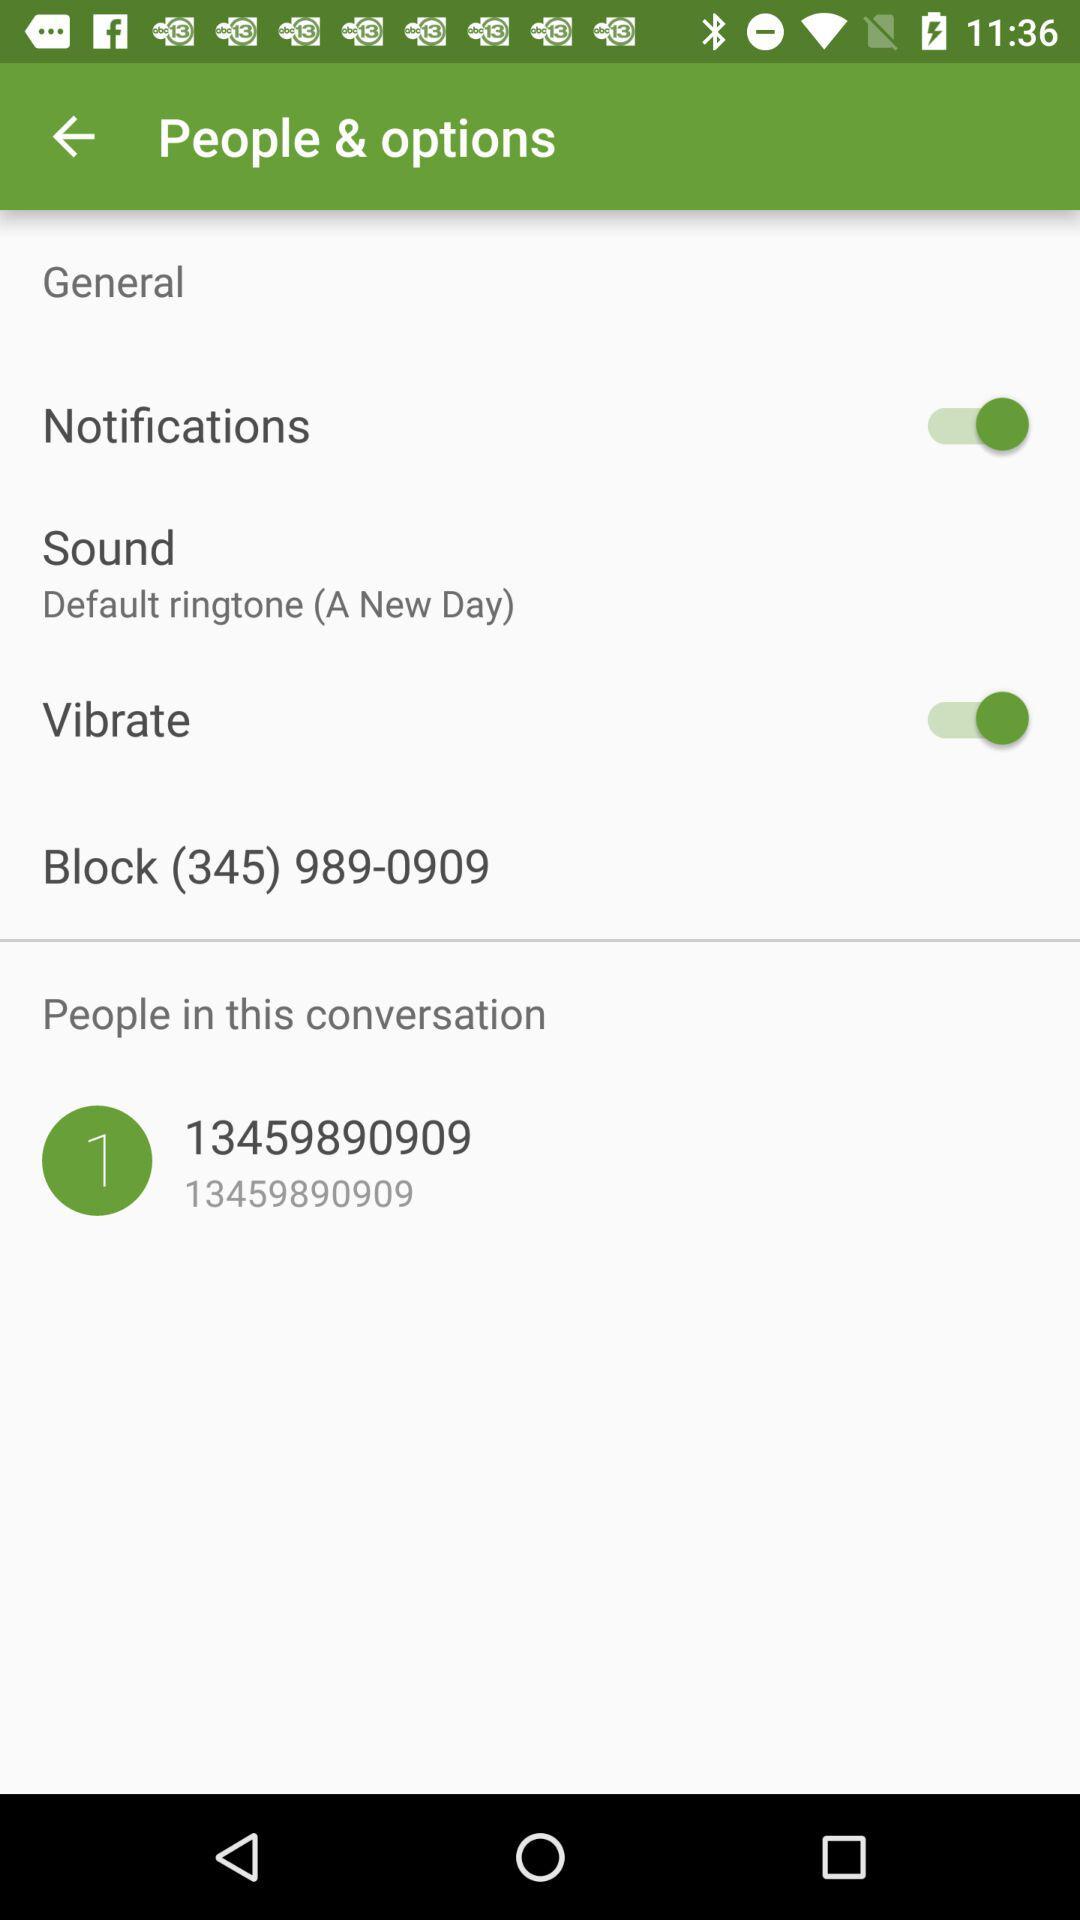  I want to click on item to the left of the people & options, so click(72, 135).